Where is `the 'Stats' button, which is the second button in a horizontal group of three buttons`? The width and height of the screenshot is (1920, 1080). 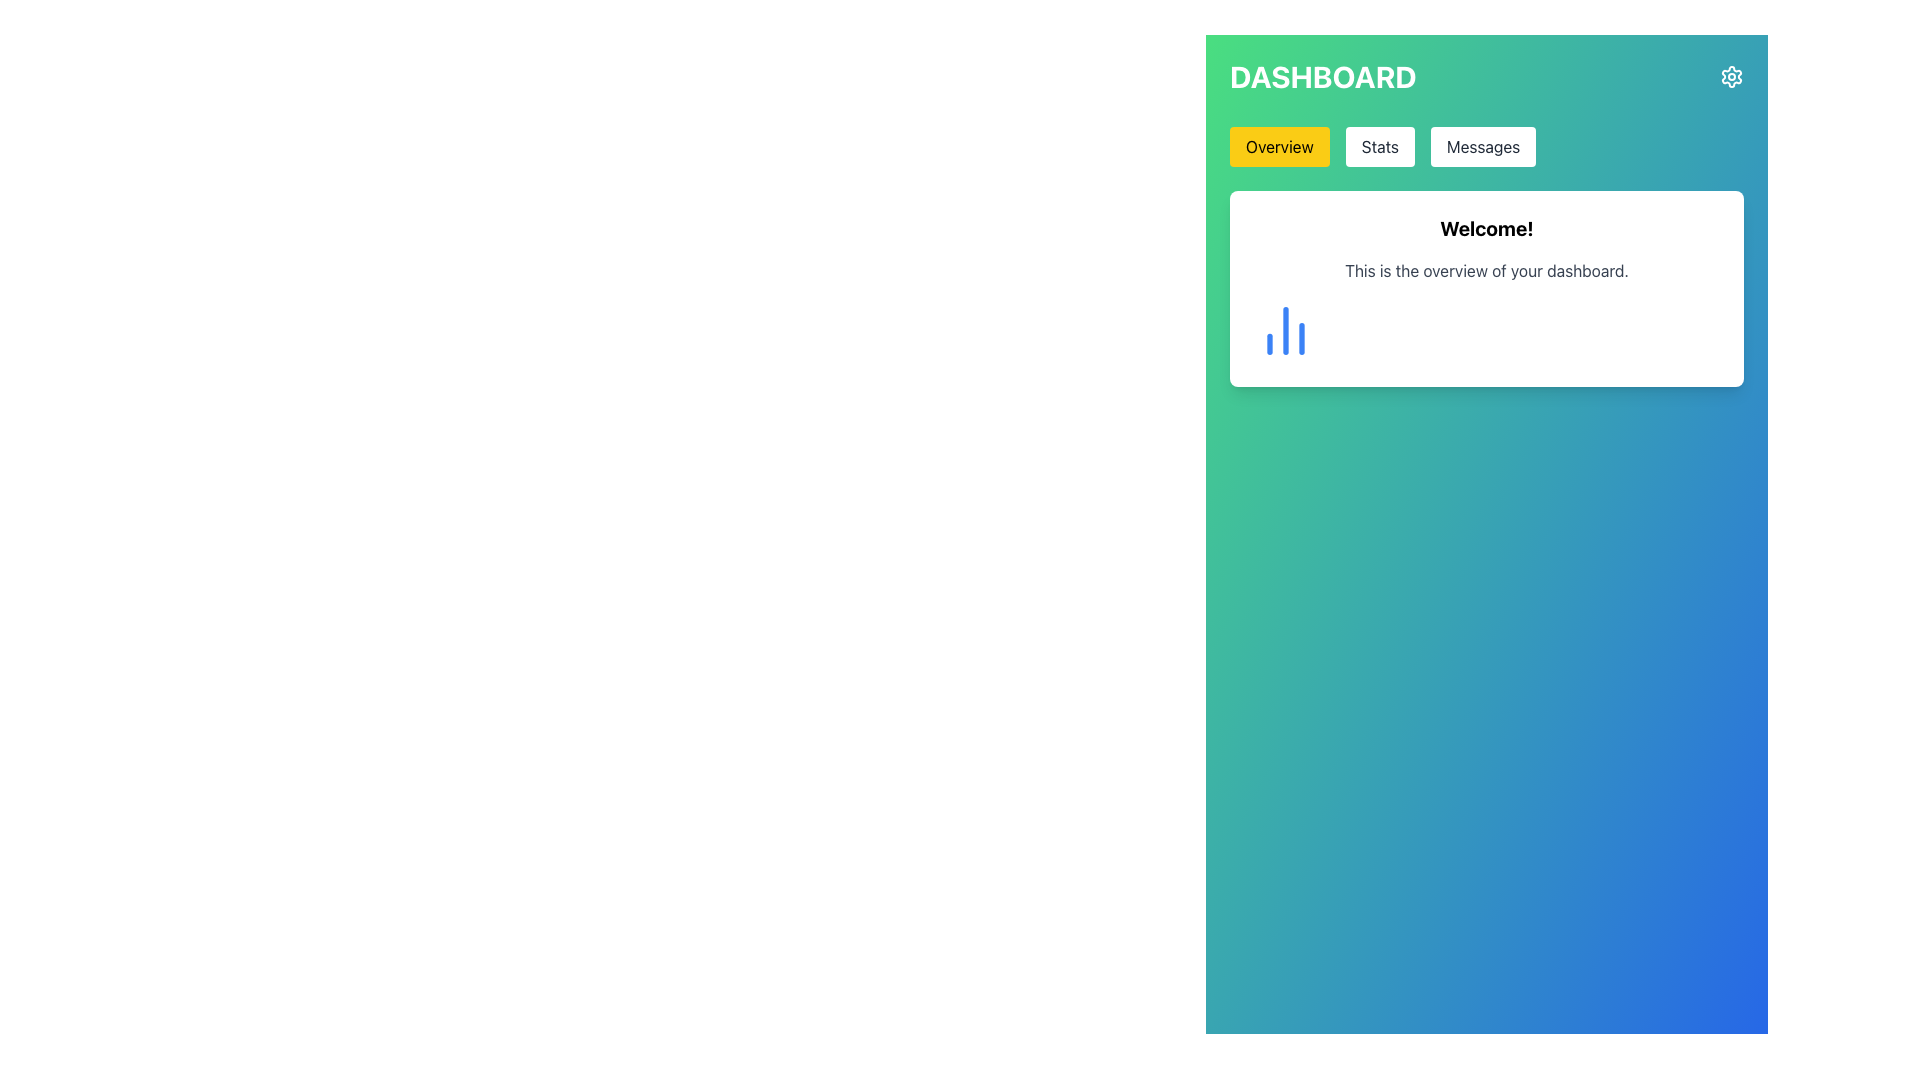
the 'Stats' button, which is the second button in a horizontal group of three buttons is located at coordinates (1379, 145).